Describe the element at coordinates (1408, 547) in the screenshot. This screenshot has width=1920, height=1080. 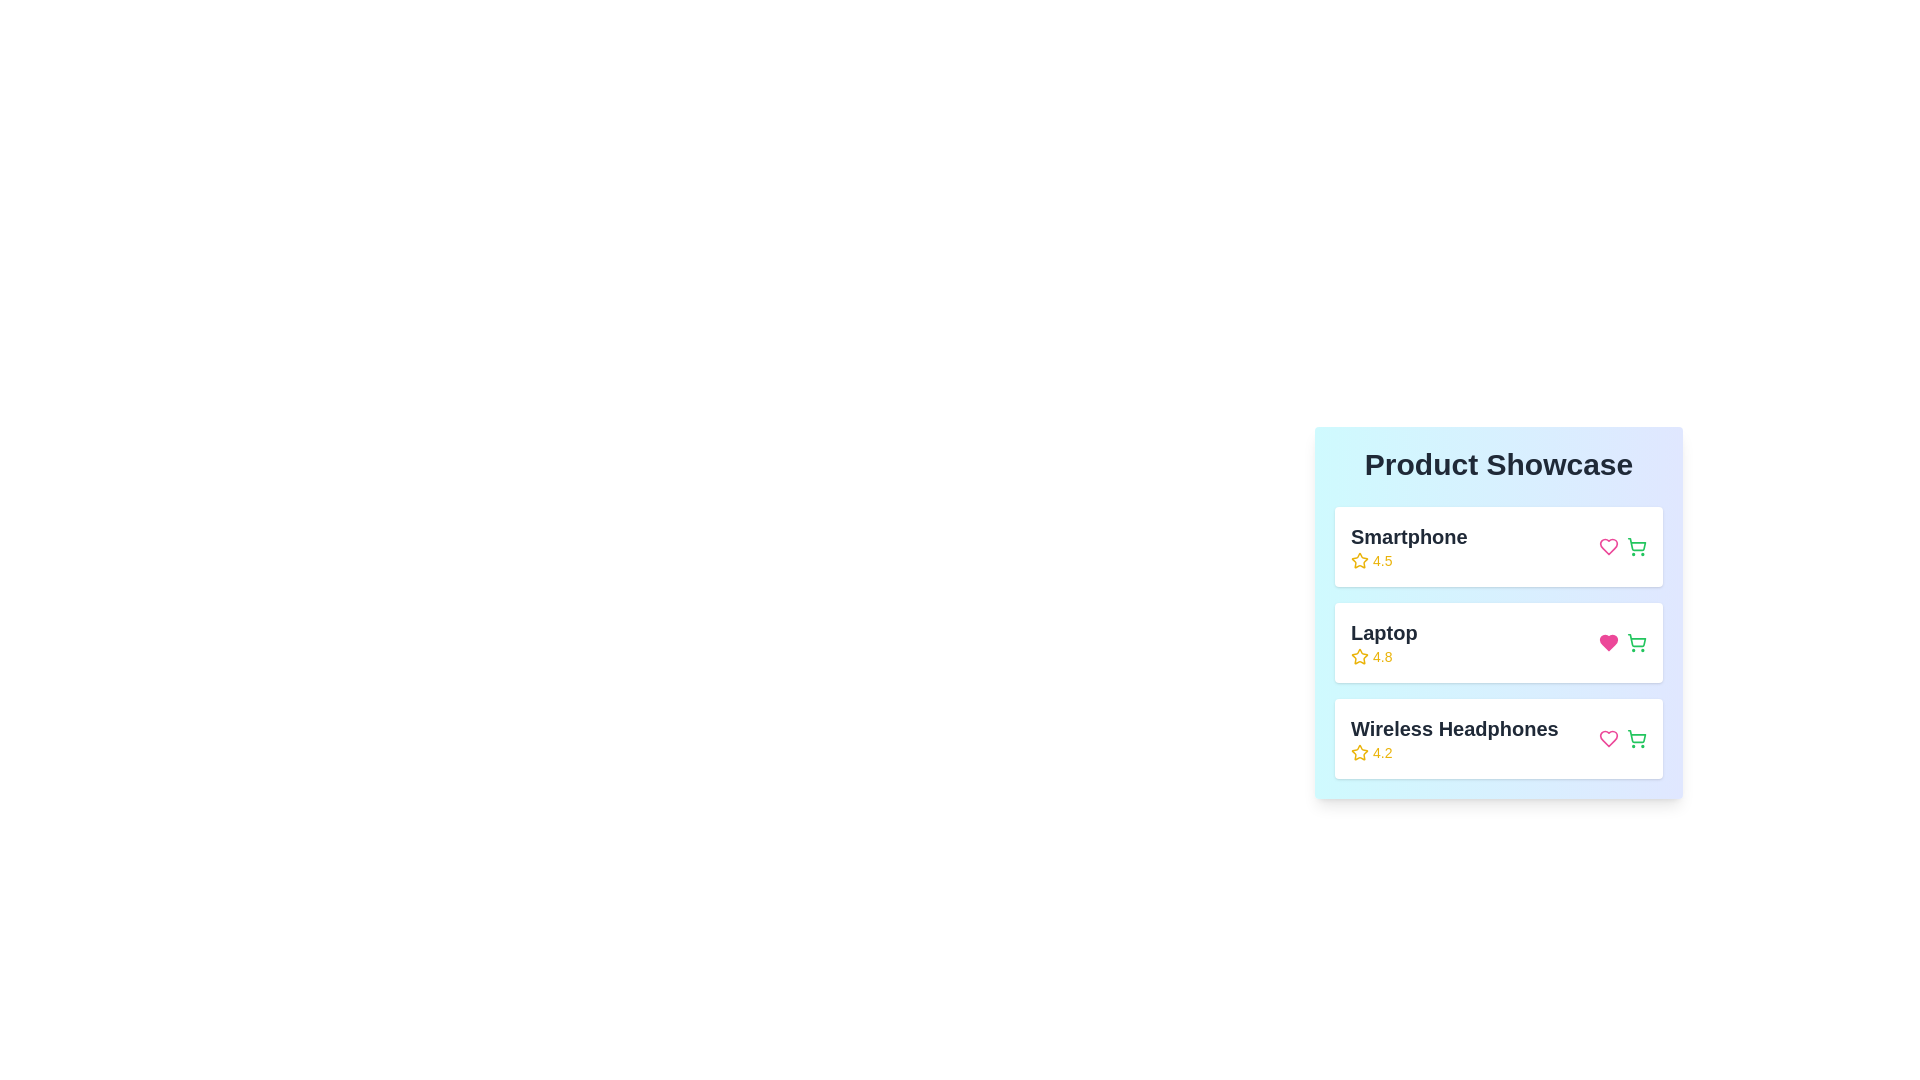
I see `the product name Smartphone to view its details` at that location.